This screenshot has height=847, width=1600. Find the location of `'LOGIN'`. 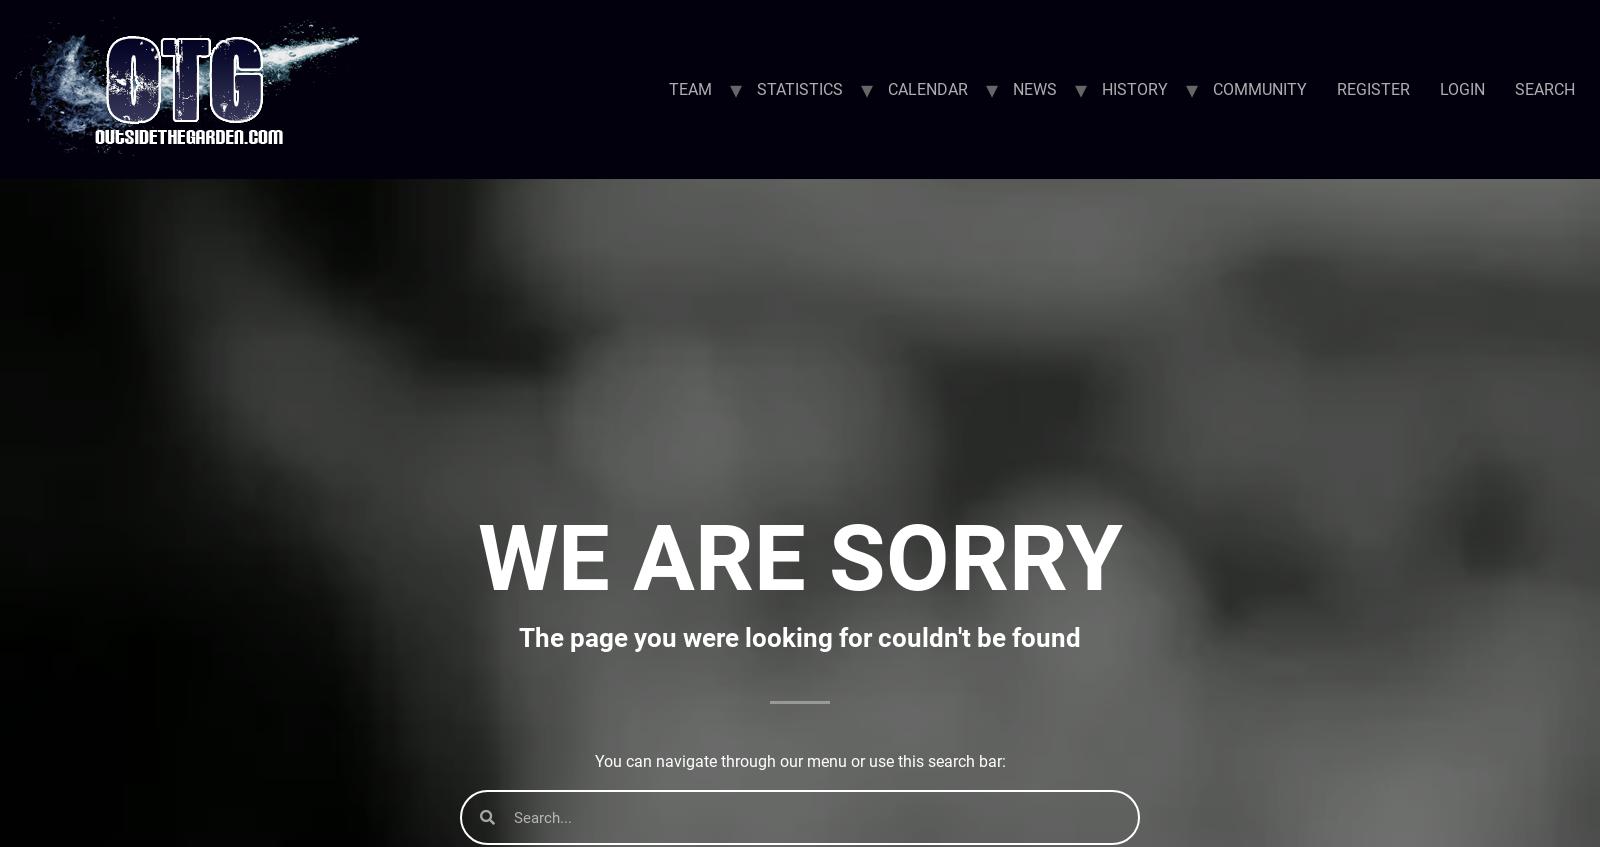

'LOGIN' is located at coordinates (1462, 88).